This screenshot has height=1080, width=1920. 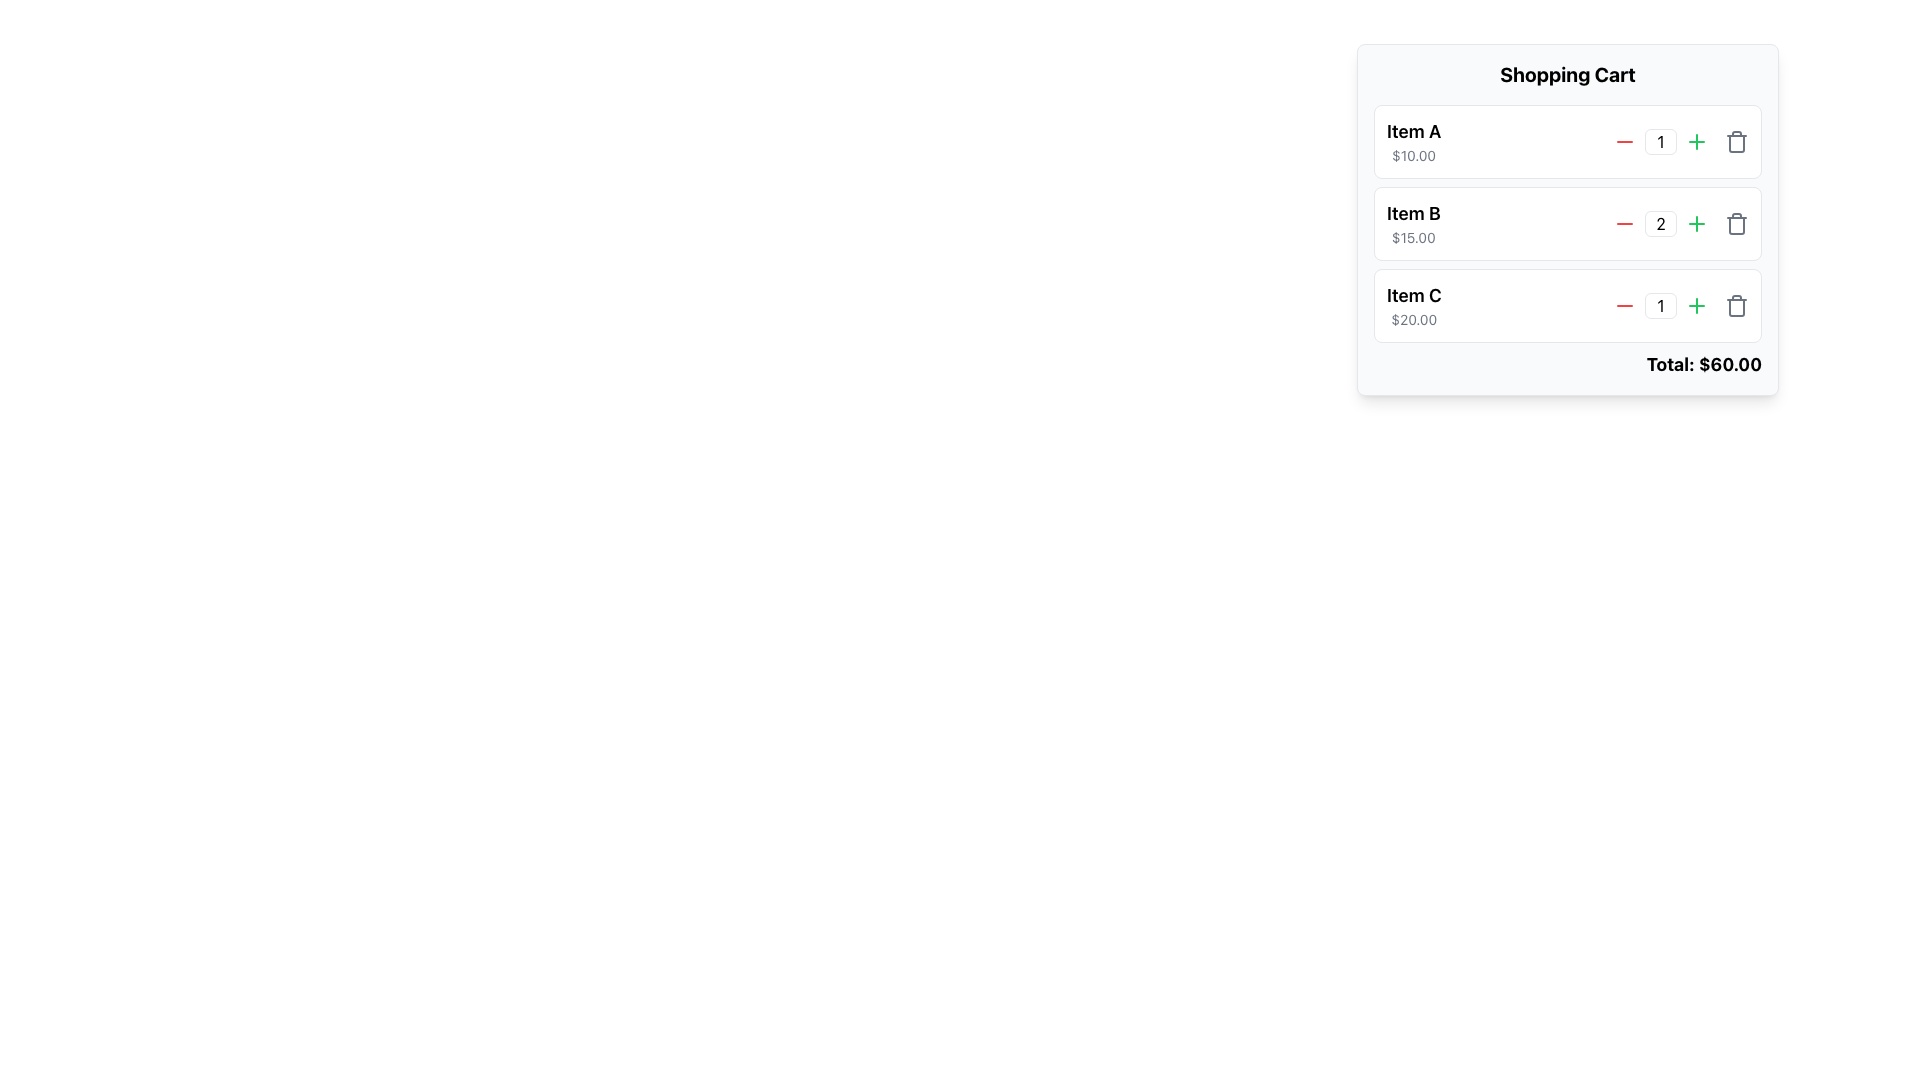 I want to click on the Text Label displaying informational data (Product Name and Price) for 'Item B' which shows the product name in large bold font and the price '$15.00' in smaller gray font, located in the shopping cart interface, so click(x=1412, y=223).